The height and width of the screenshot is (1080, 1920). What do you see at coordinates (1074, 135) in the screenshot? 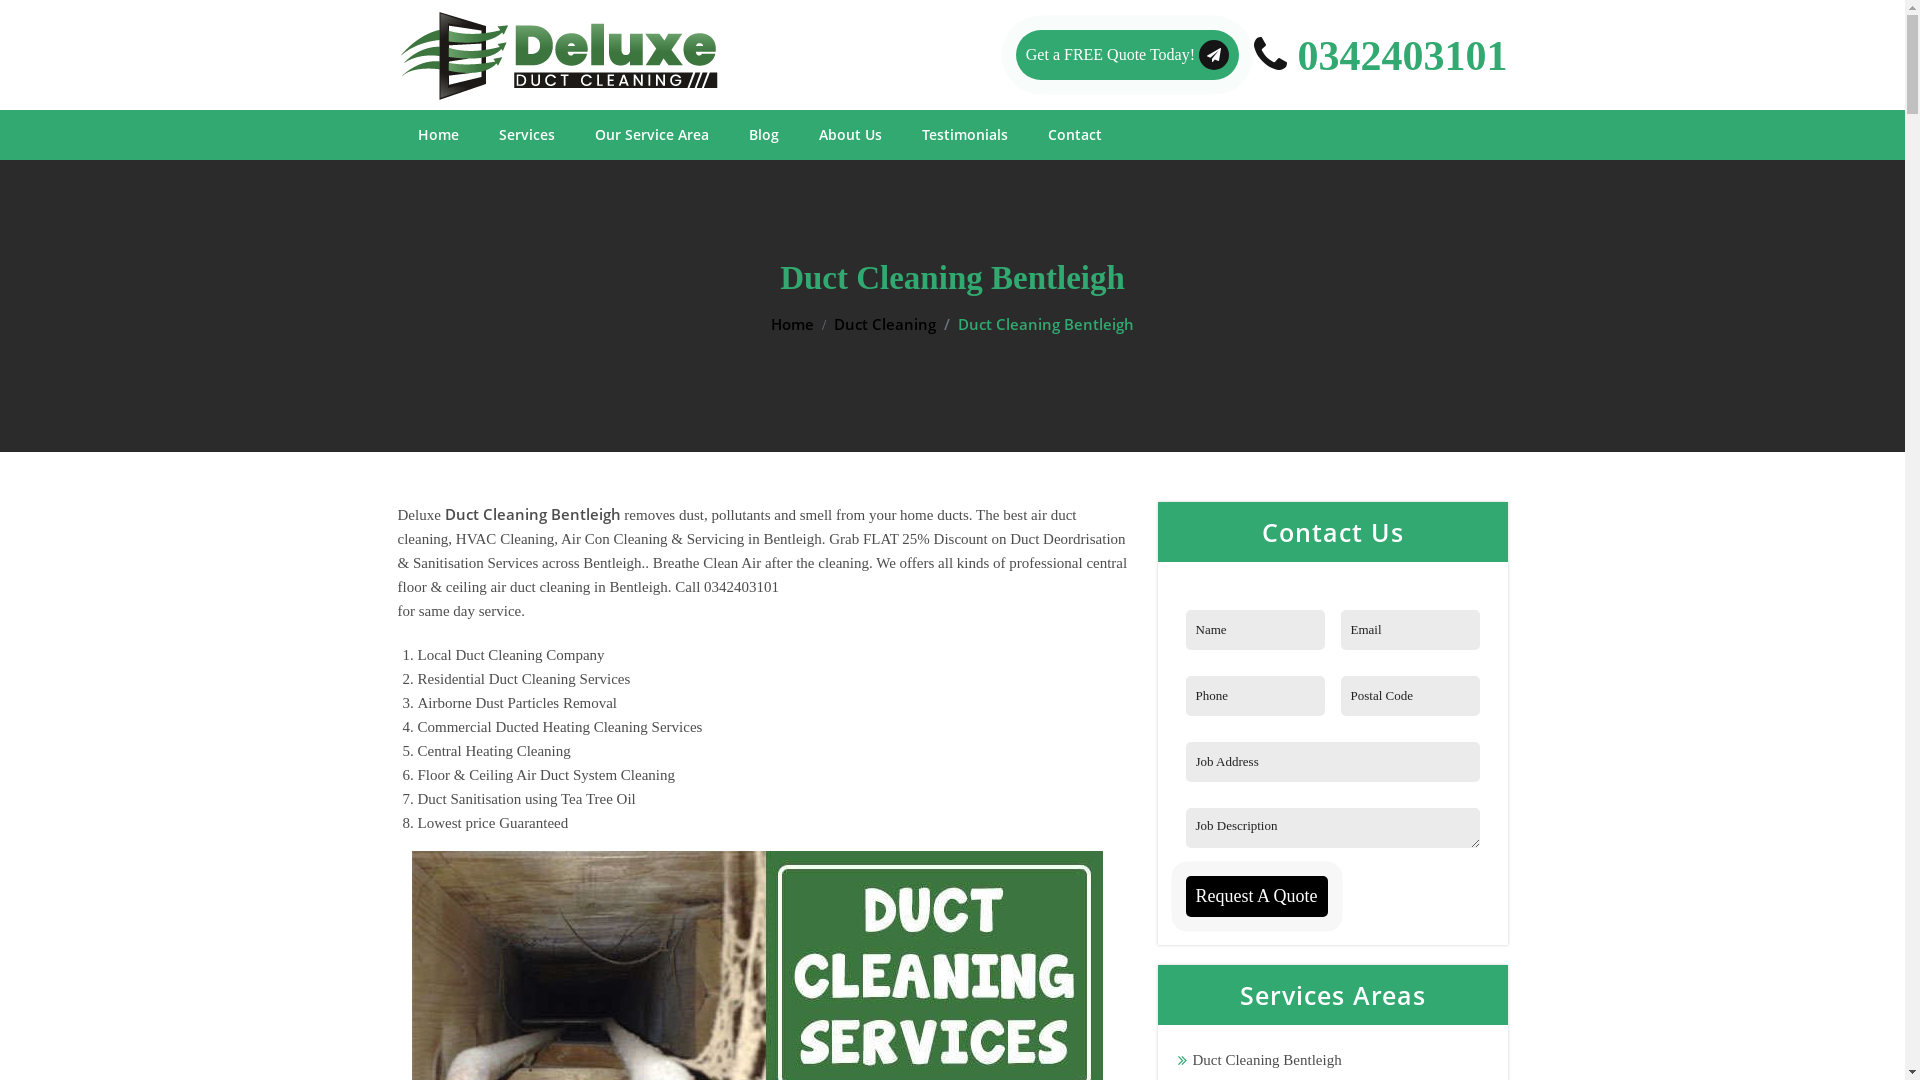
I see `'Contact'` at bounding box center [1074, 135].